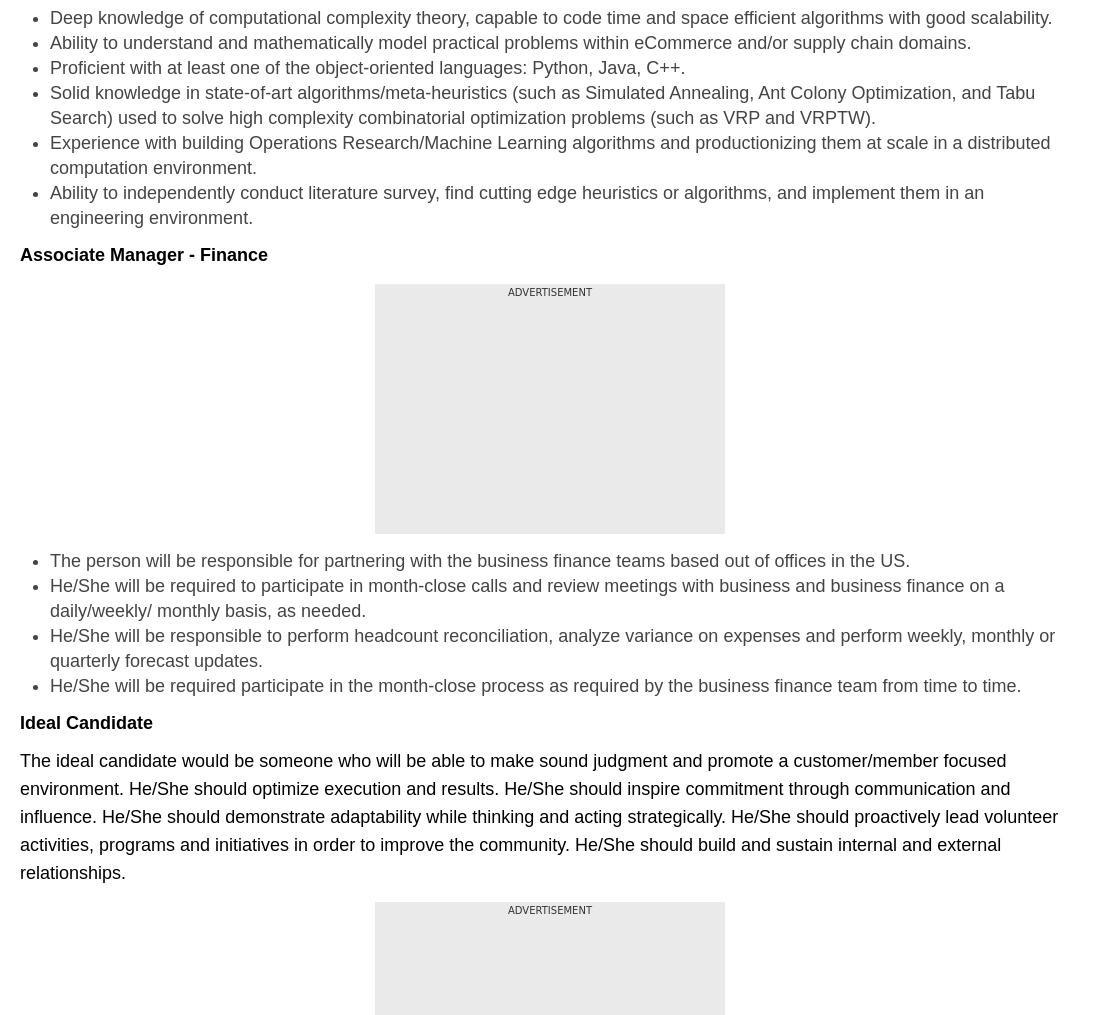  I want to click on 'He/She will be required participate in the month-close process as required by the business finance team from time to time.', so click(535, 685).